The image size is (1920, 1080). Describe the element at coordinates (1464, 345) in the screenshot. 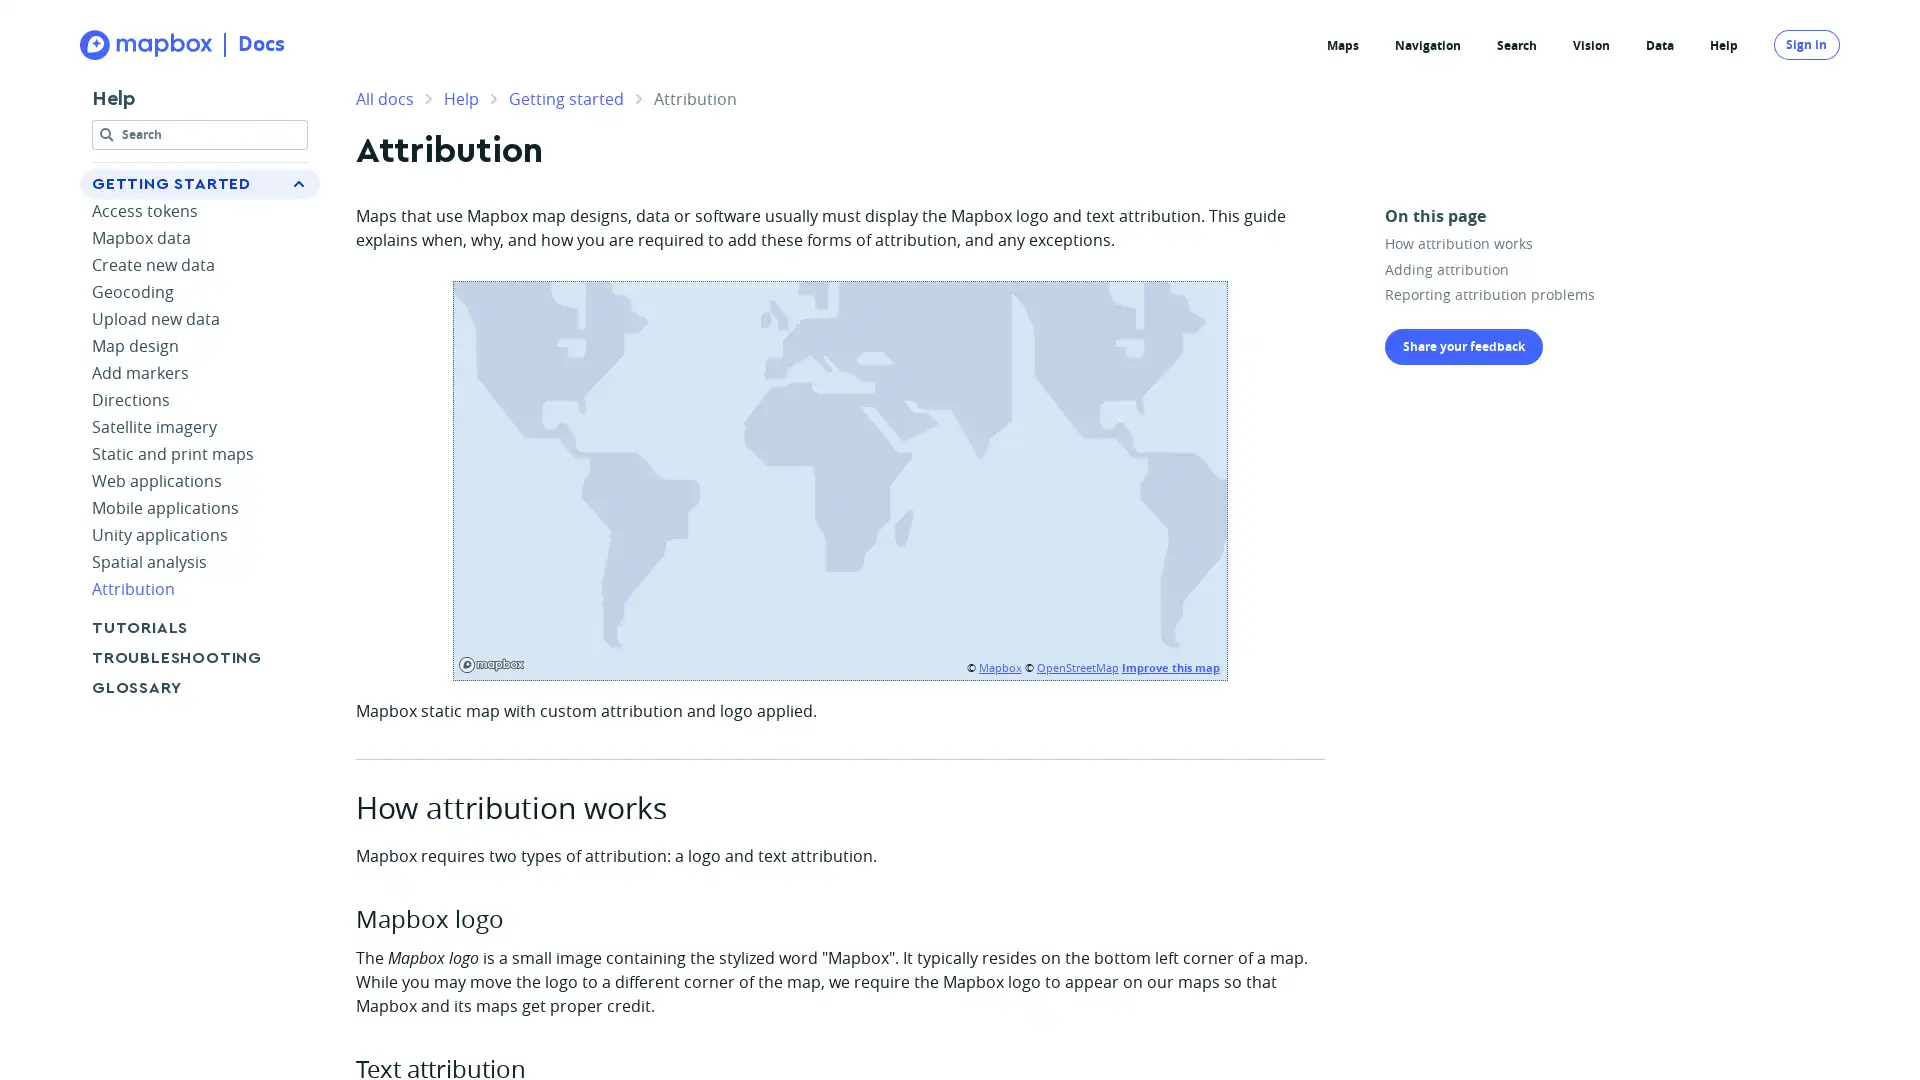

I see `Share your feedback` at that location.